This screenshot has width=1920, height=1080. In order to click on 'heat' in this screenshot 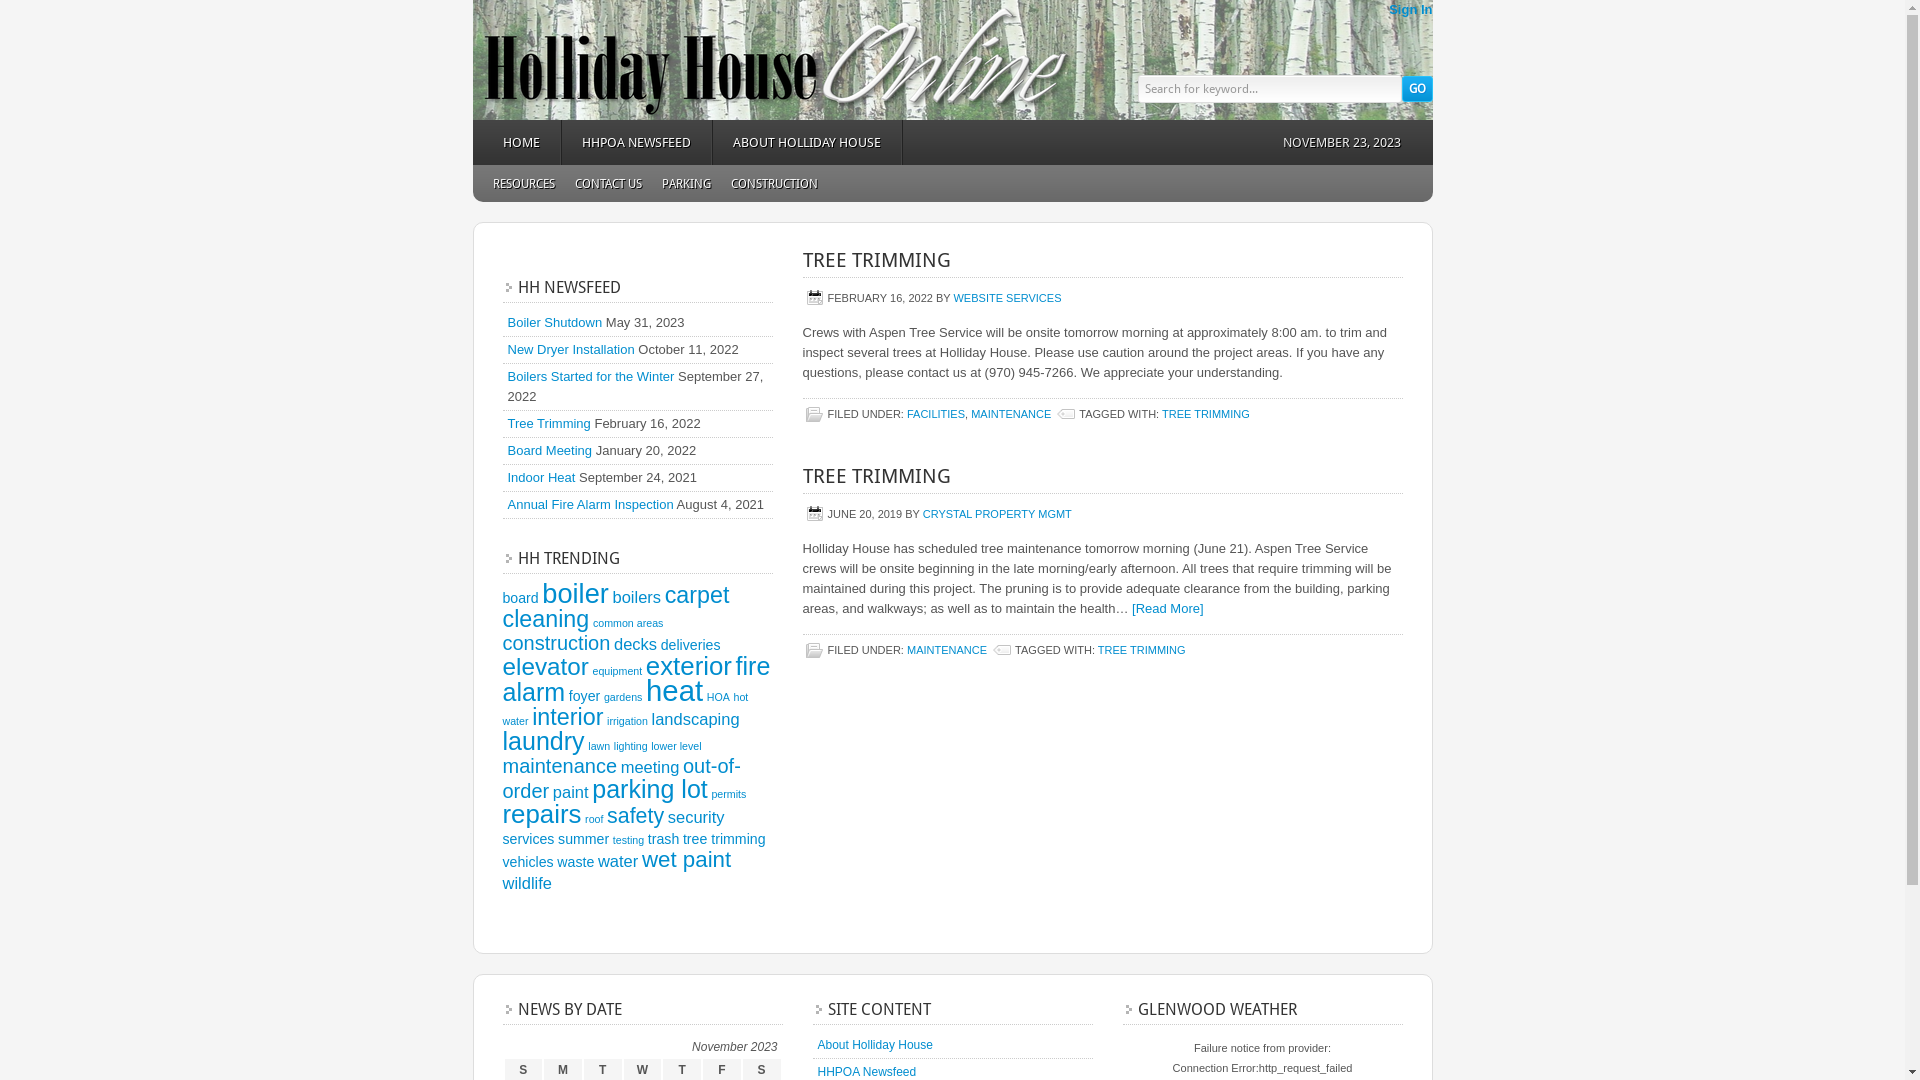, I will do `click(674, 689)`.